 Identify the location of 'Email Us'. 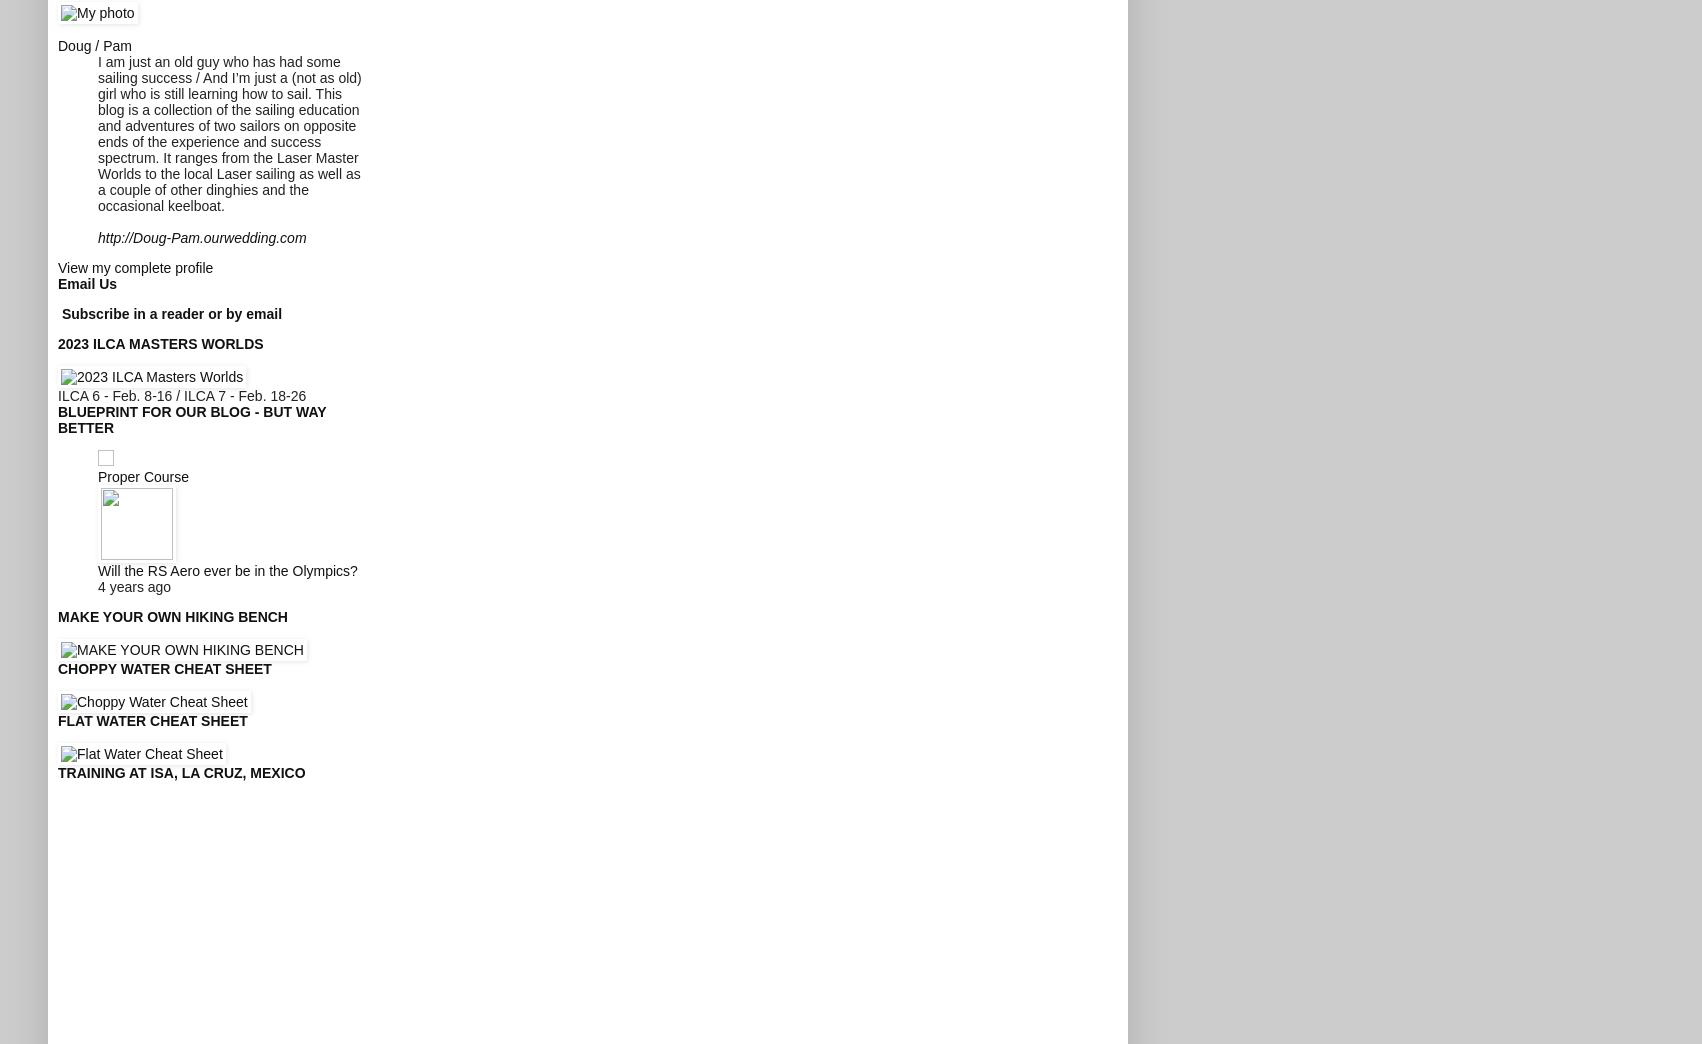
(87, 282).